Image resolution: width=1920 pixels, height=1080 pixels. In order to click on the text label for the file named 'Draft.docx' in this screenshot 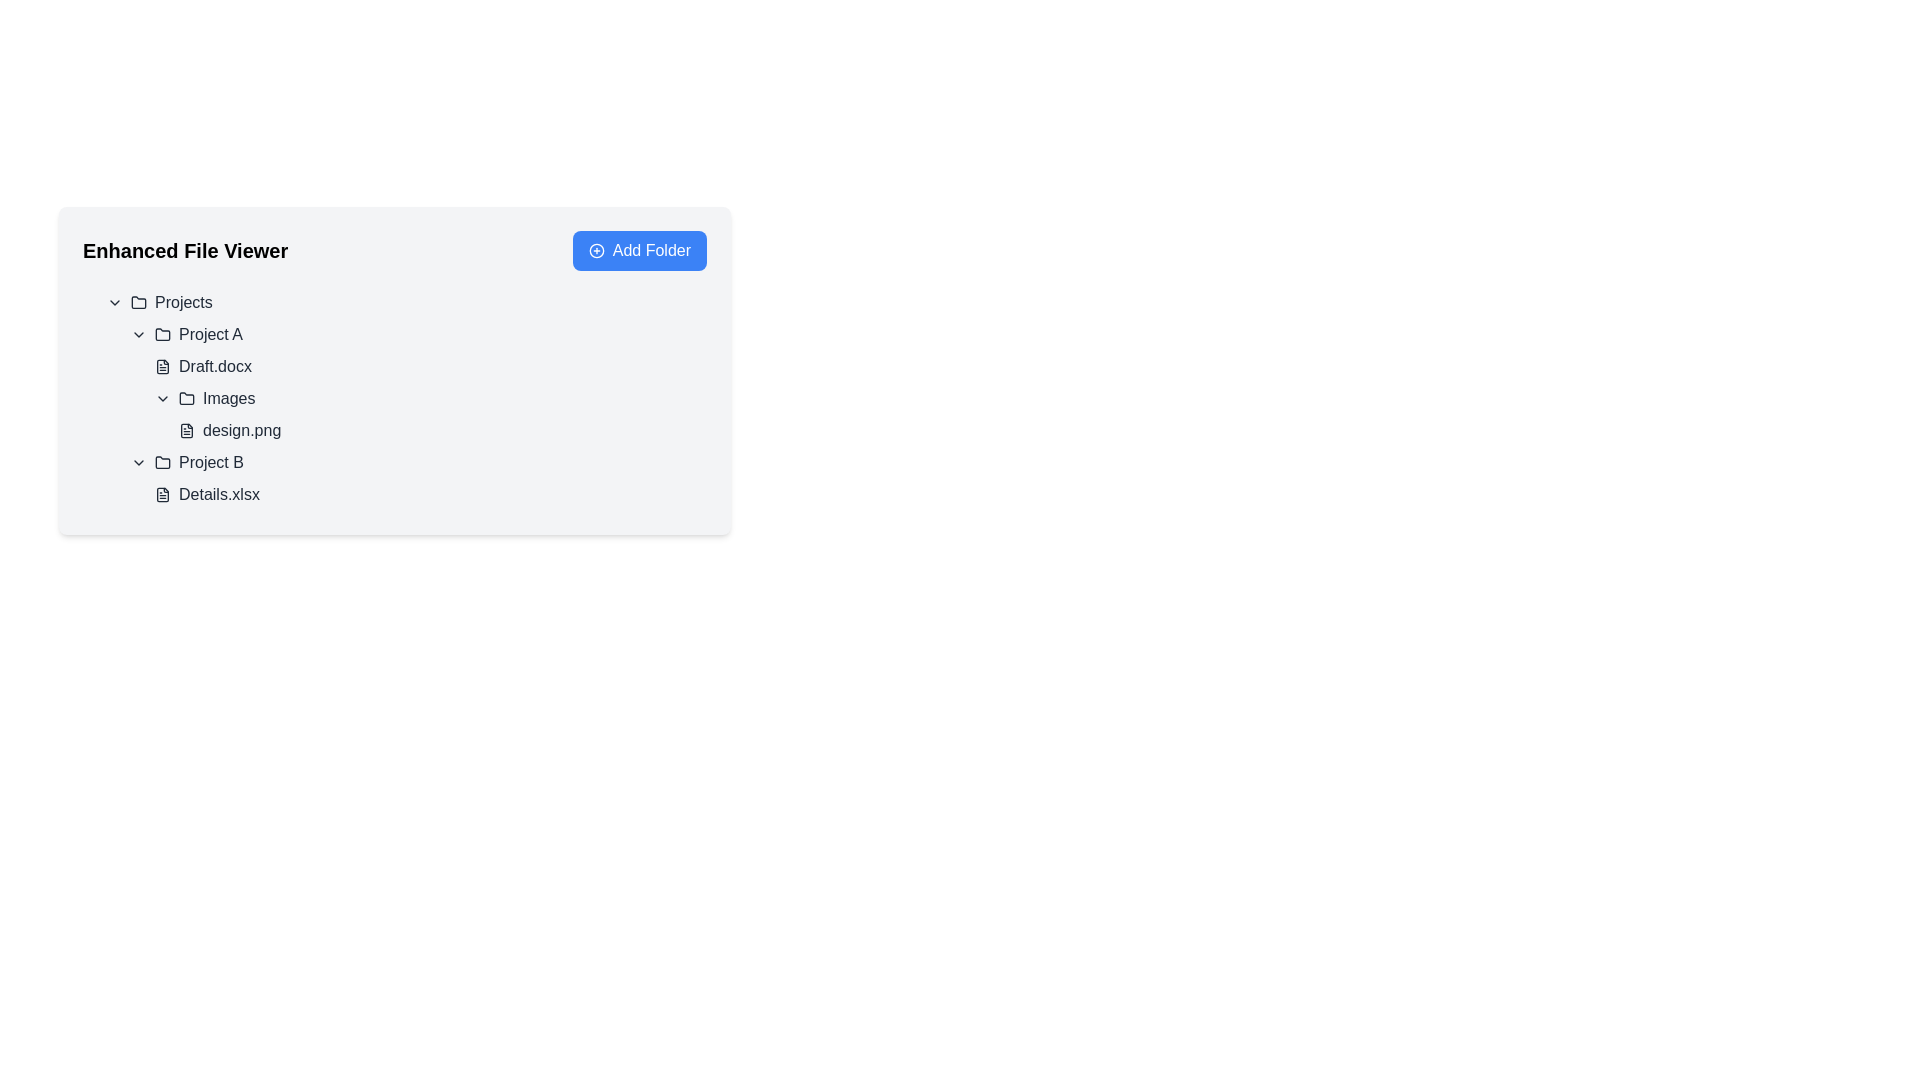, I will do `click(215, 366)`.